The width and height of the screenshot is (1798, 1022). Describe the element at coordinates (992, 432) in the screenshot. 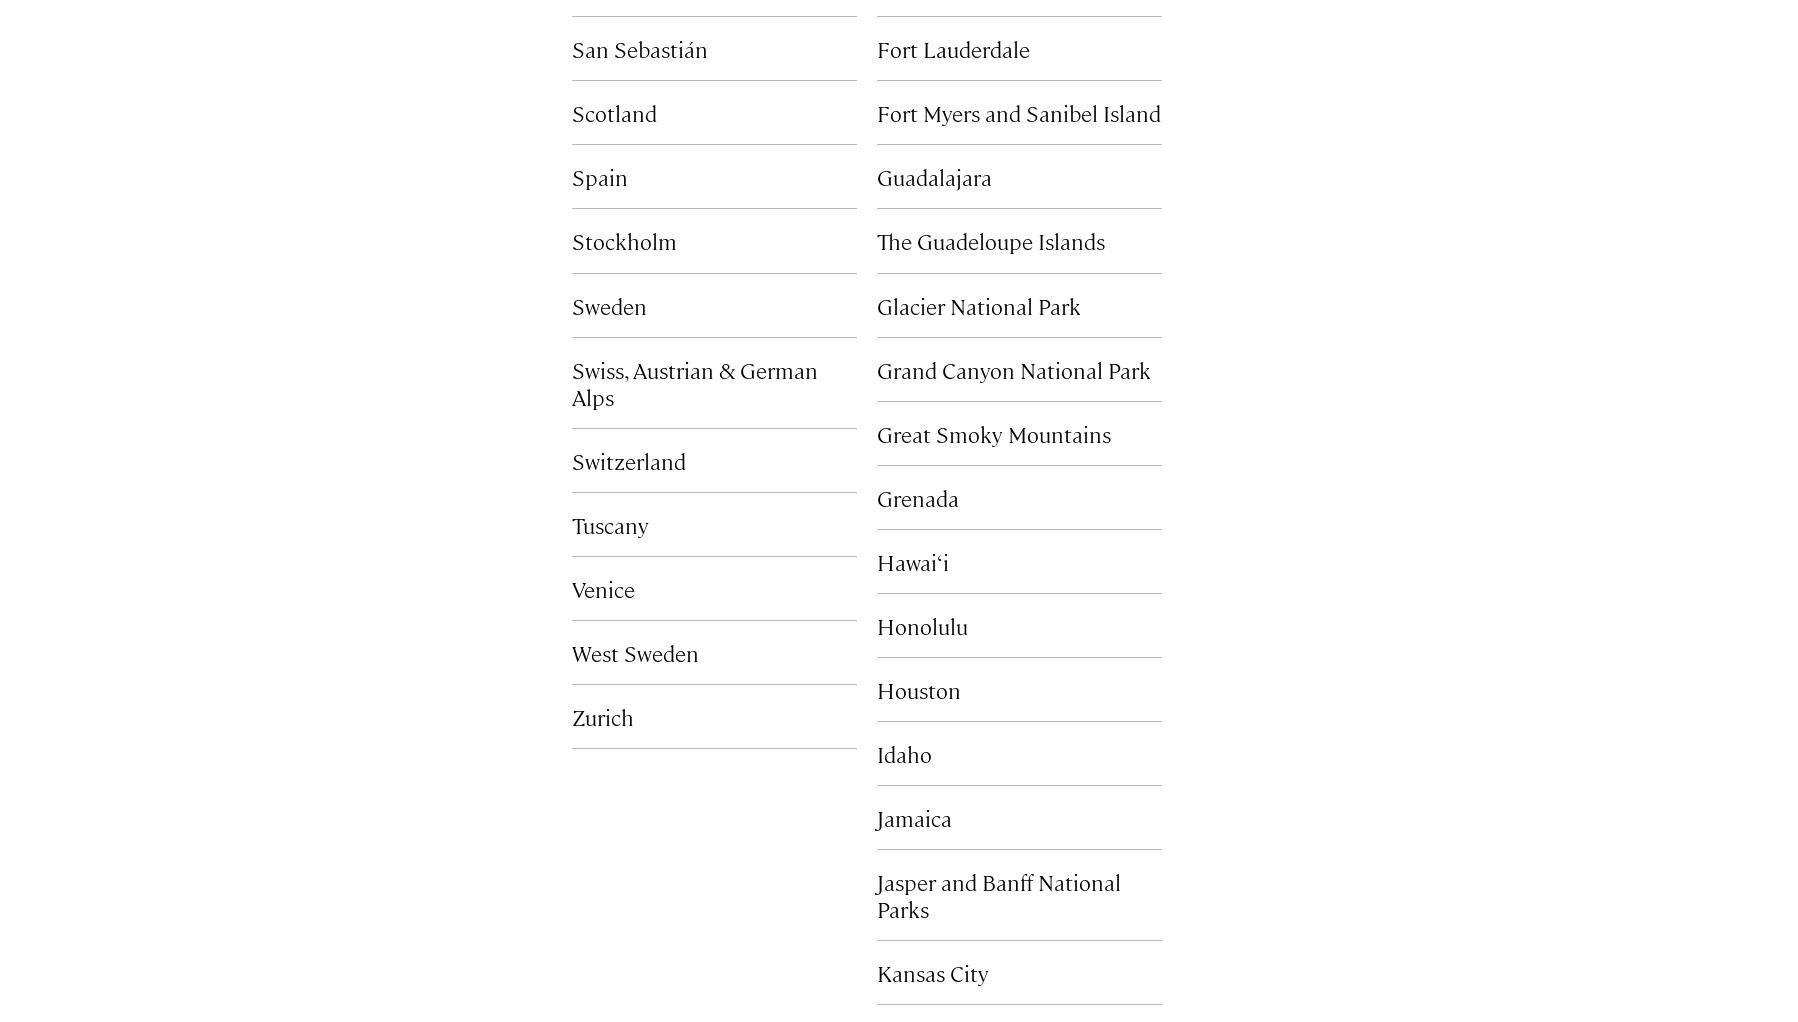

I see `'Great Smoky Mountains'` at that location.